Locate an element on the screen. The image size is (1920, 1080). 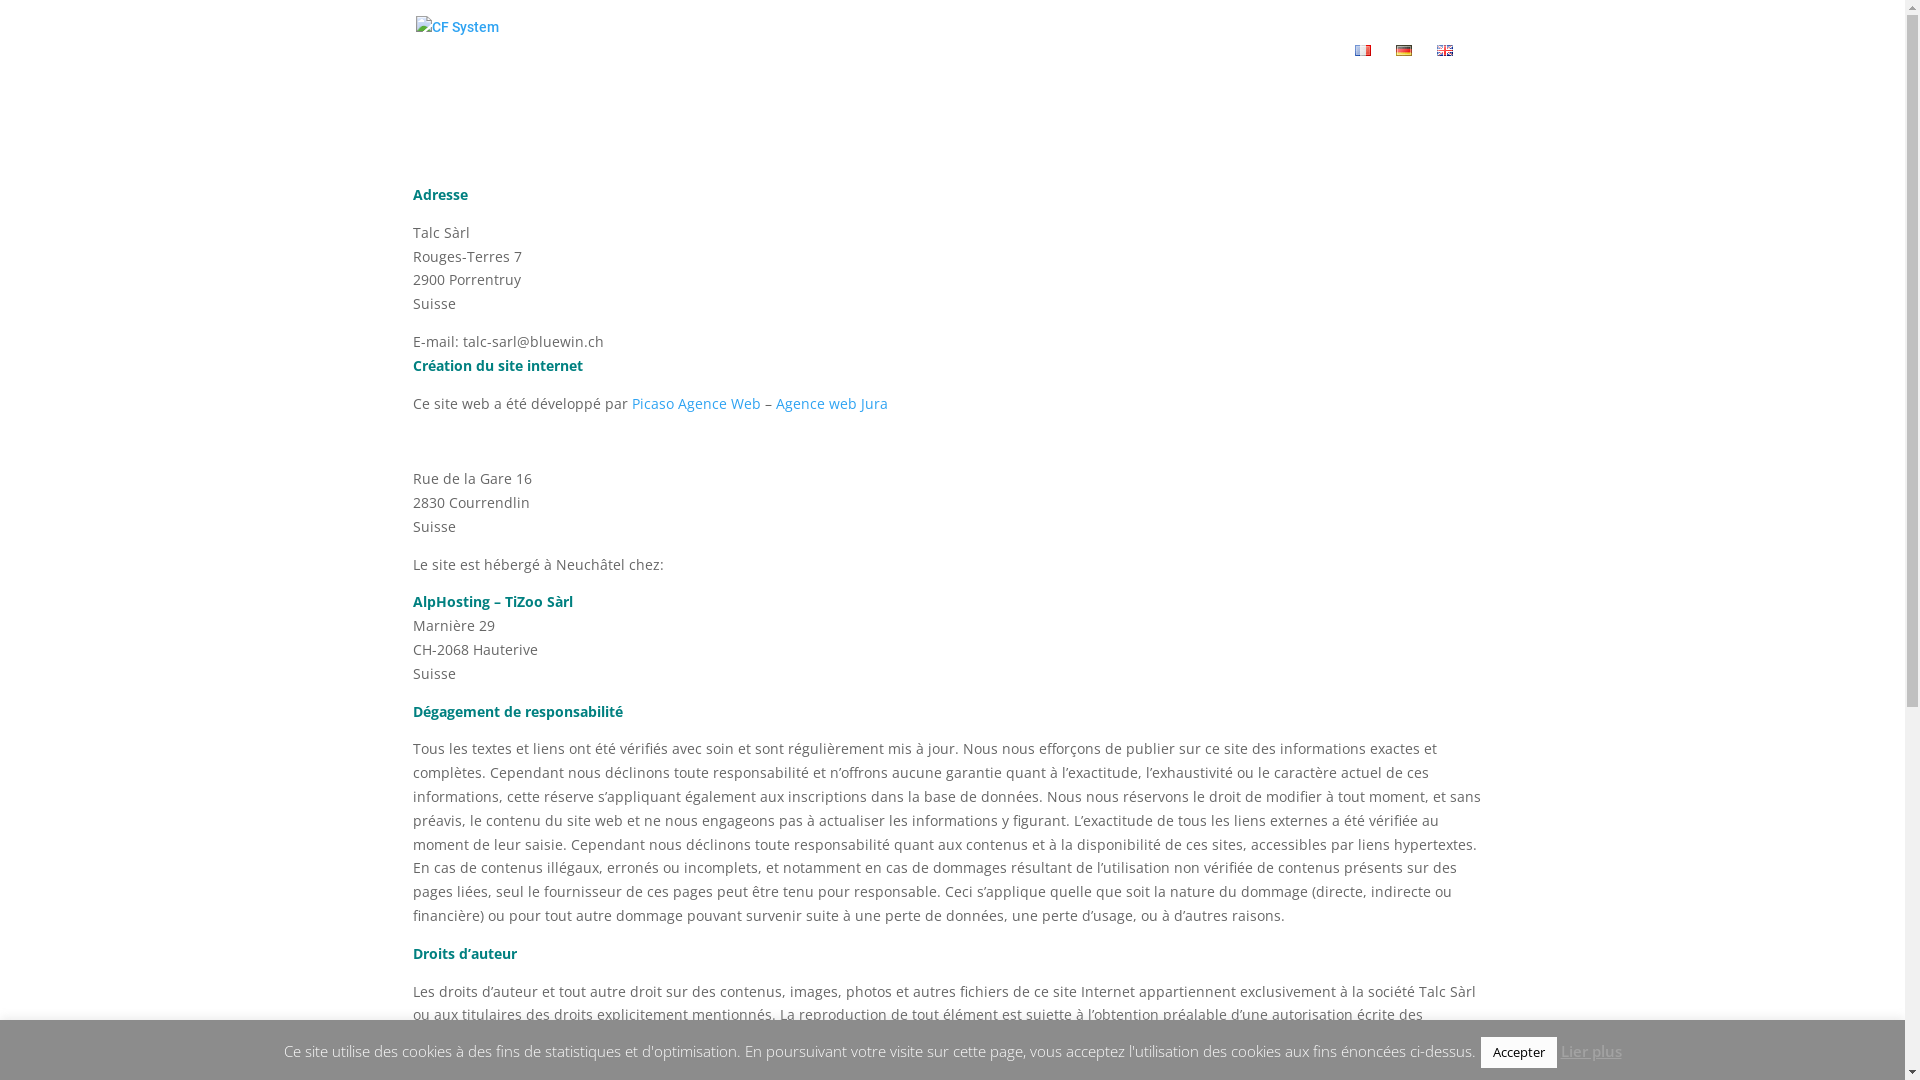
'Lier plus' is located at coordinates (1559, 1051).